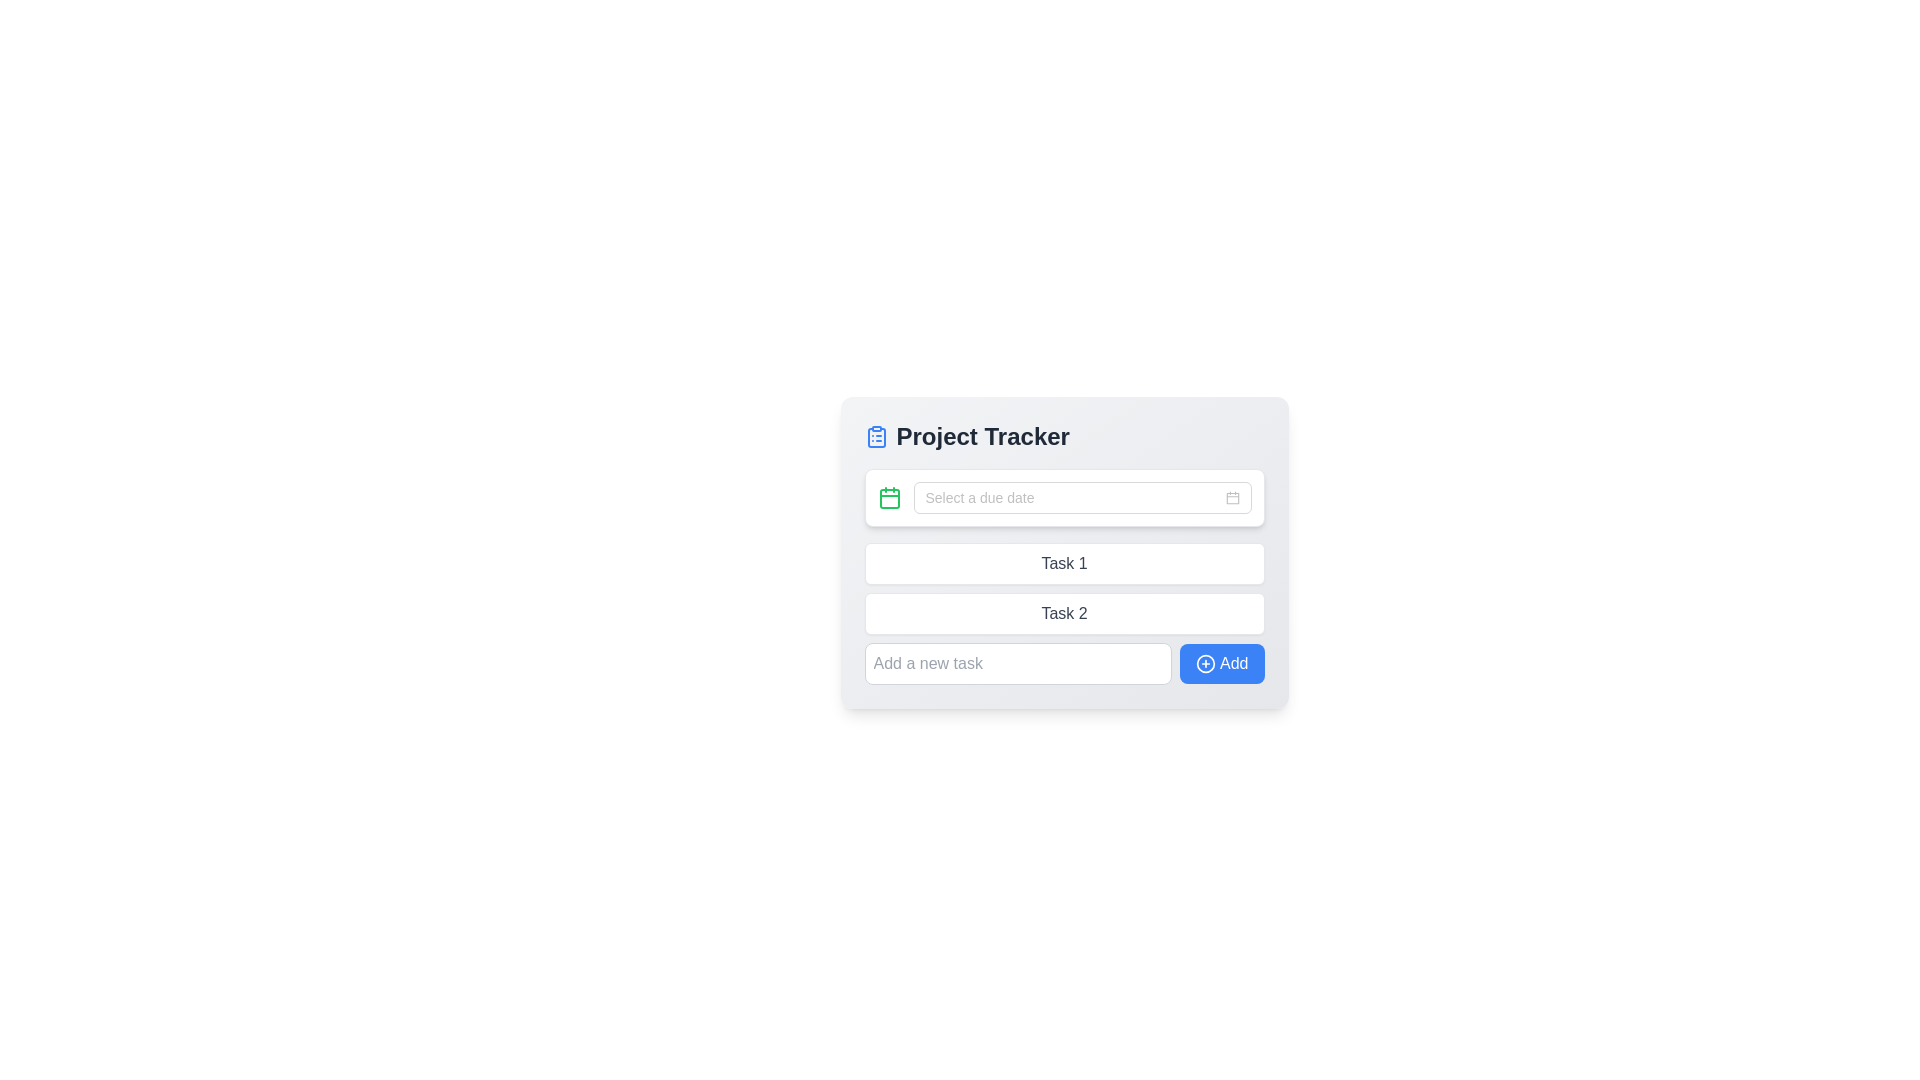 The height and width of the screenshot is (1080, 1920). I want to click on the calendar button/icon positioned at the right end of the date picker input field, so click(1231, 496).